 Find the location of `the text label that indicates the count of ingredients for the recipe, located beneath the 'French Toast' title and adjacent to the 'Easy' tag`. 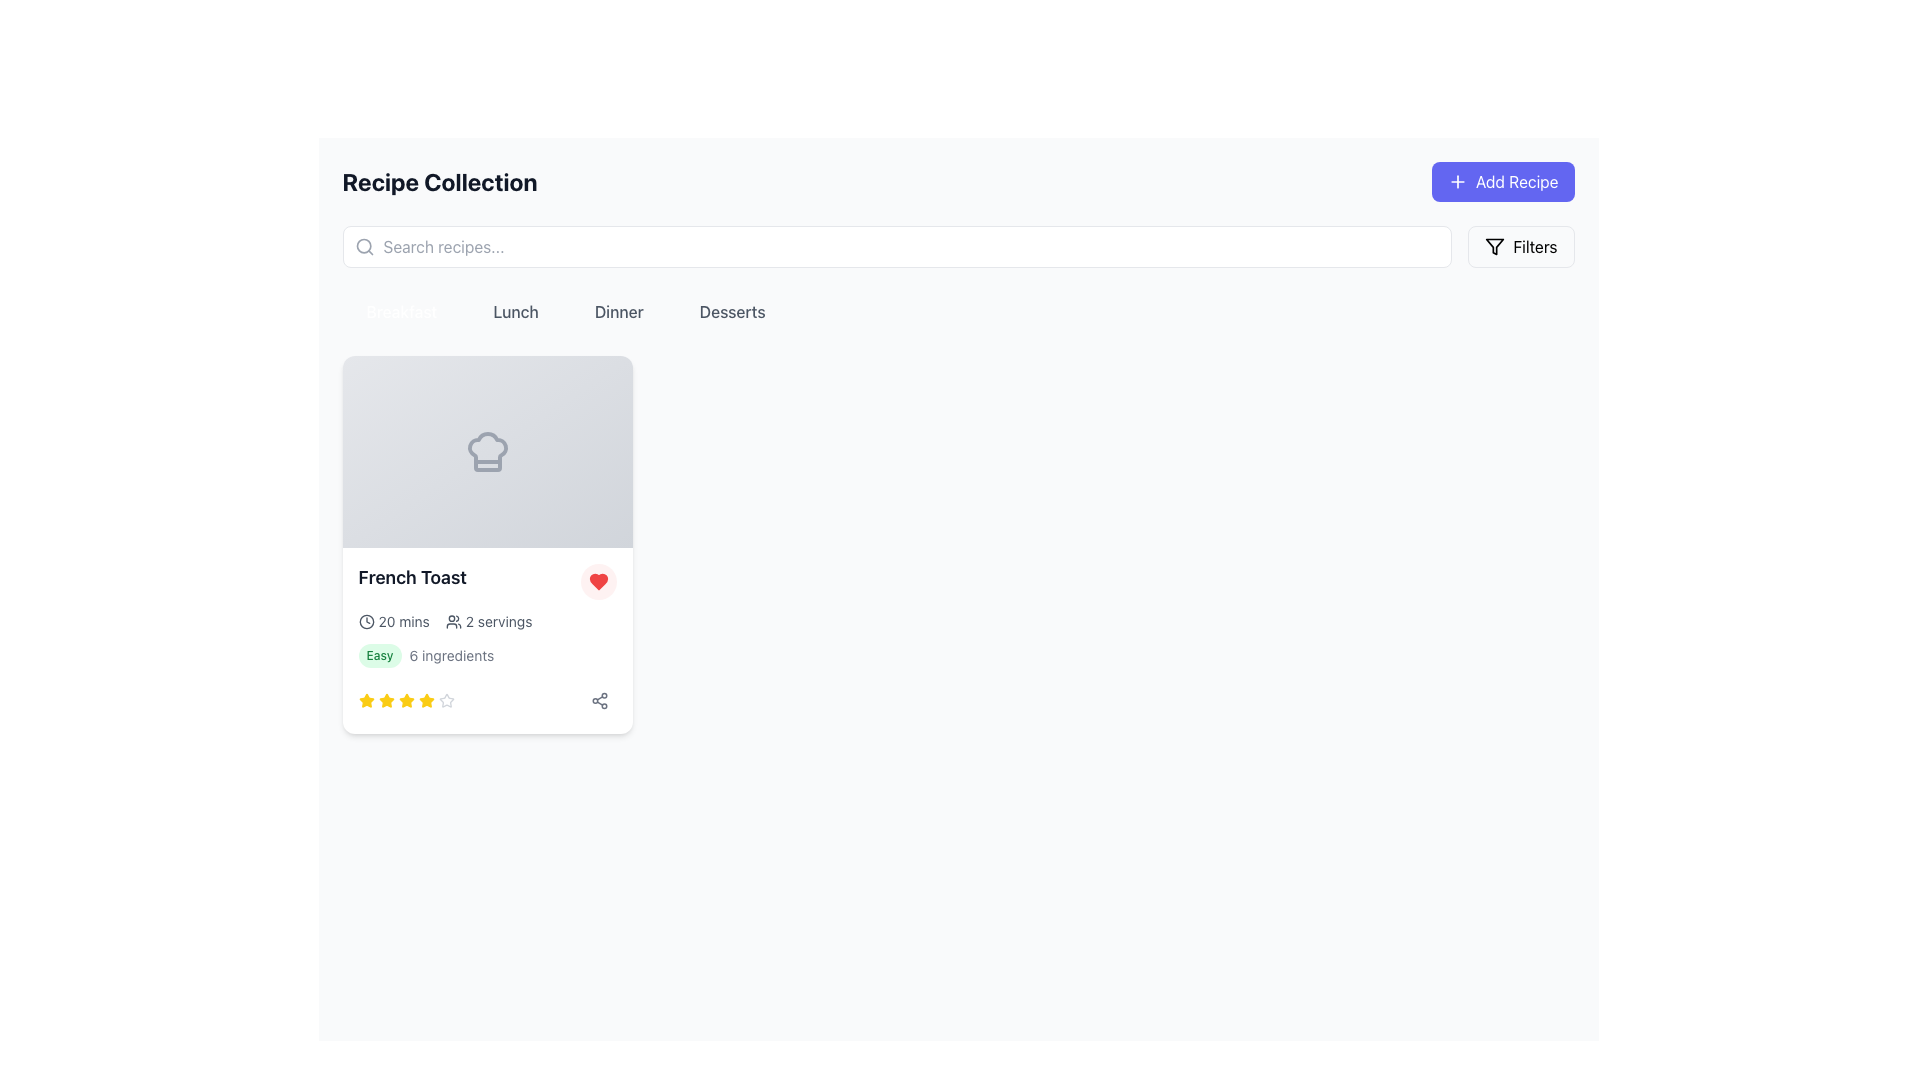

the text label that indicates the count of ingredients for the recipe, located beneath the 'French Toast' title and adjacent to the 'Easy' tag is located at coordinates (450, 655).